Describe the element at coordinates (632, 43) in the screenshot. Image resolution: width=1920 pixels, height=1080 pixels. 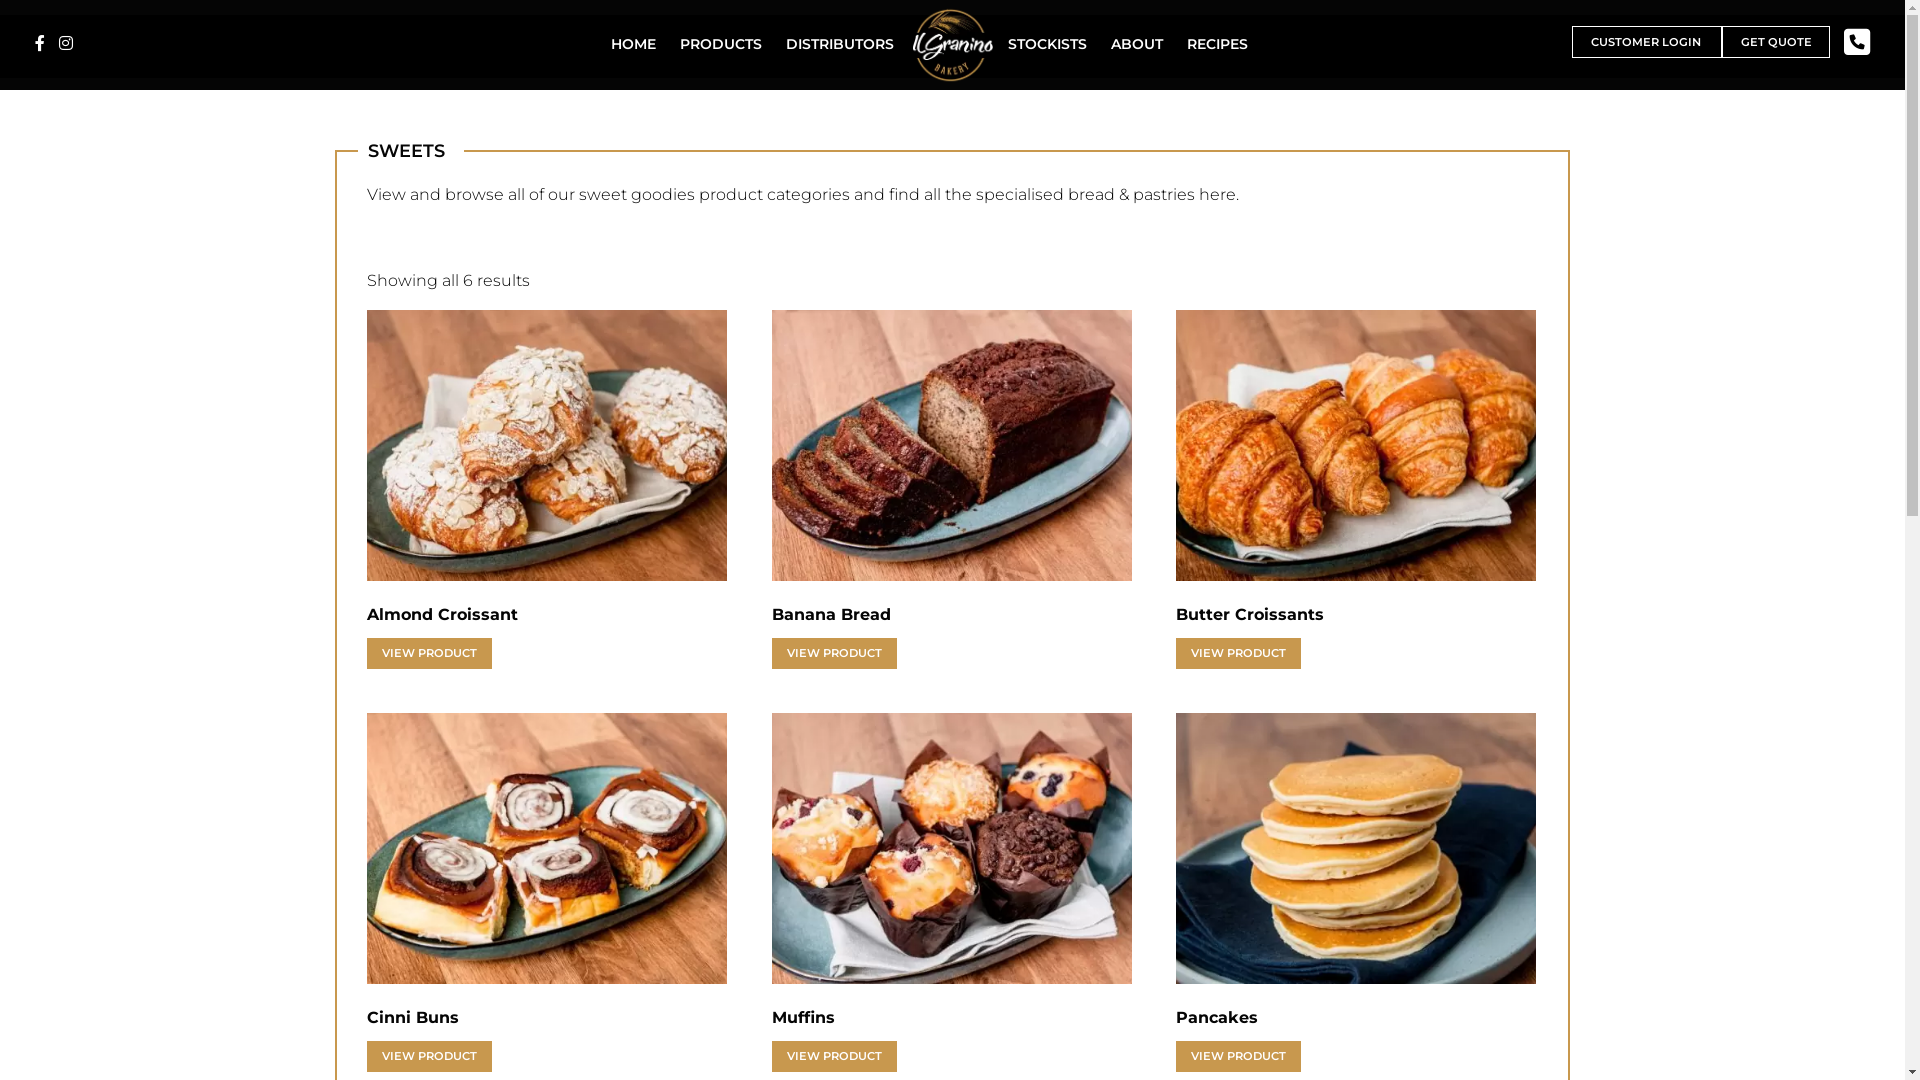
I see `'HOME'` at that location.